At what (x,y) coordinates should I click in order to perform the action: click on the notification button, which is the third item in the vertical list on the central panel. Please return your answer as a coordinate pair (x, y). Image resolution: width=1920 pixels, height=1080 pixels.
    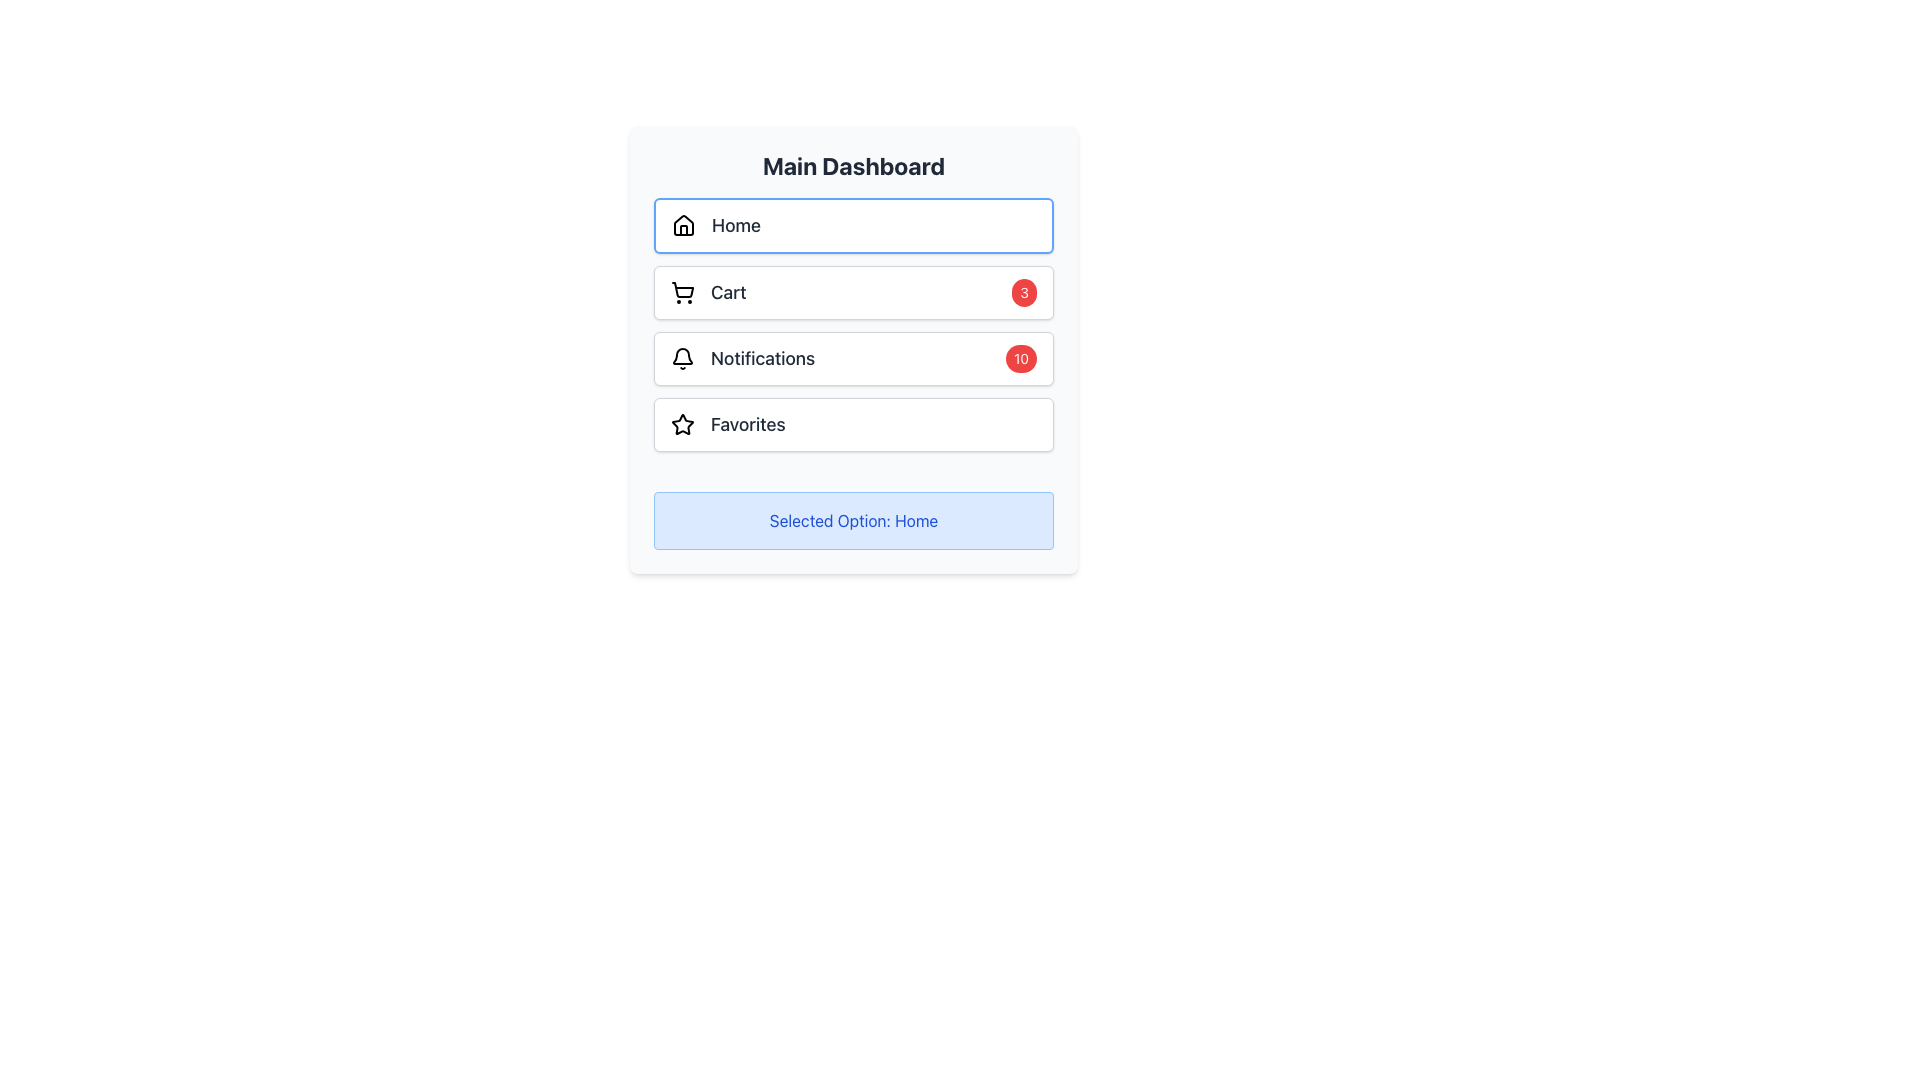
    Looking at the image, I should click on (854, 357).